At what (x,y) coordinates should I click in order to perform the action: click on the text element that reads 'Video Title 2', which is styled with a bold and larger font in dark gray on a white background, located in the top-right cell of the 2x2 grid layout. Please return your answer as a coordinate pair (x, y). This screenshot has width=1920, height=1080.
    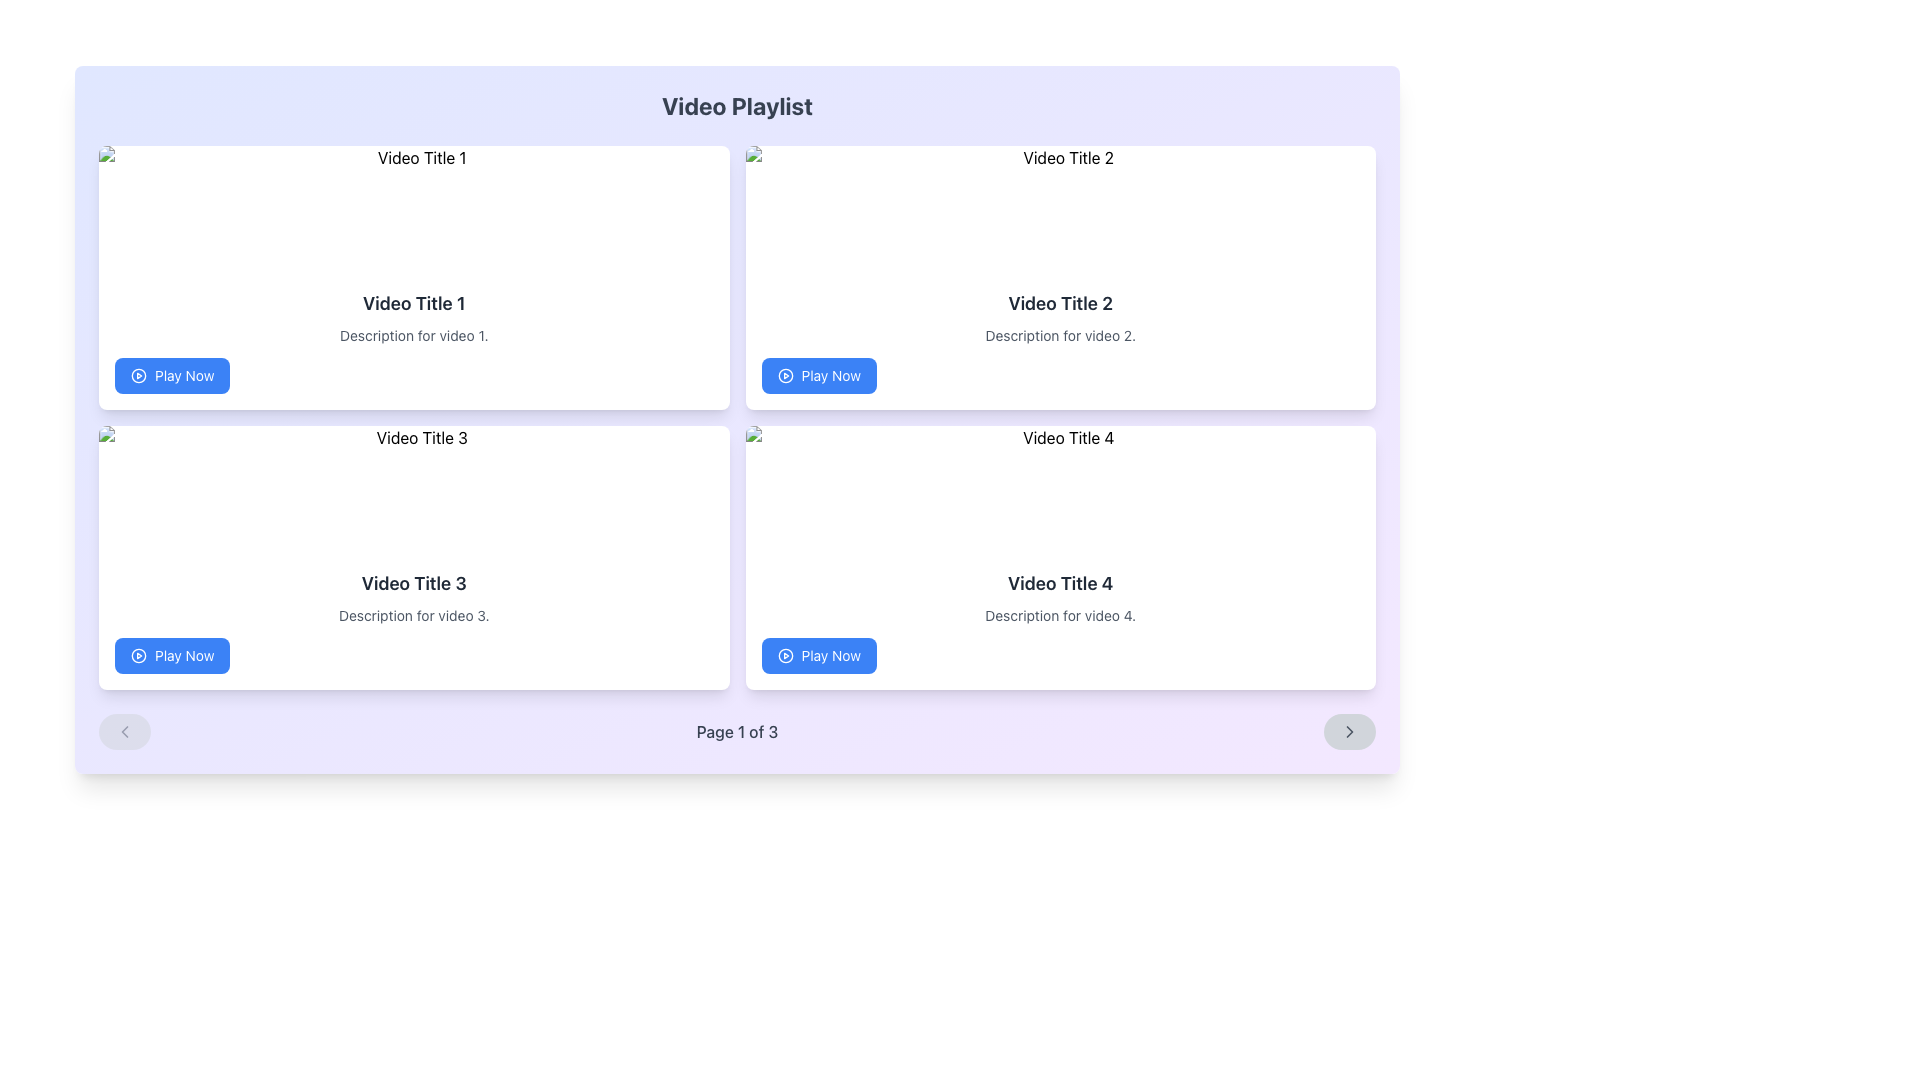
    Looking at the image, I should click on (1059, 304).